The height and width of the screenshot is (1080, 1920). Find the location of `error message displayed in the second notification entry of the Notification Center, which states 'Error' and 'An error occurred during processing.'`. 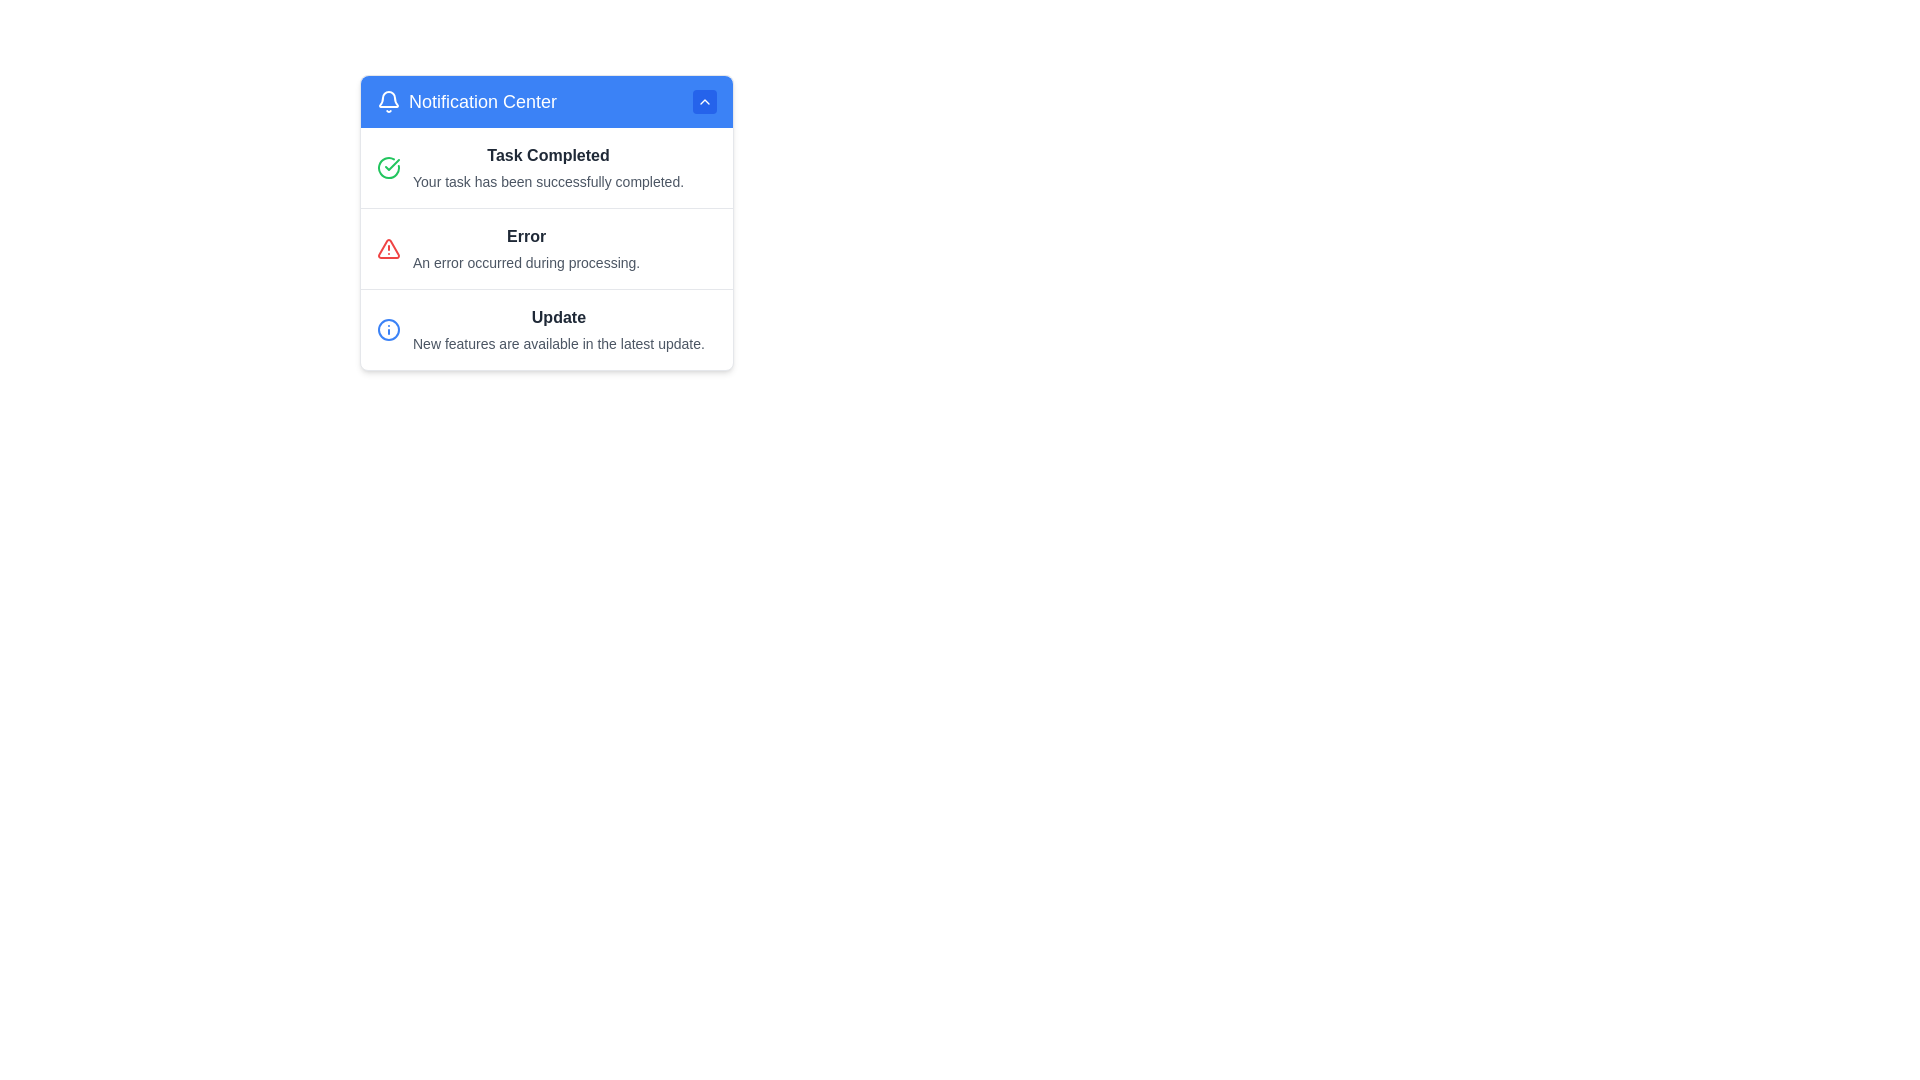

error message displayed in the second notification entry of the Notification Center, which states 'Error' and 'An error occurred during processing.' is located at coordinates (526, 248).